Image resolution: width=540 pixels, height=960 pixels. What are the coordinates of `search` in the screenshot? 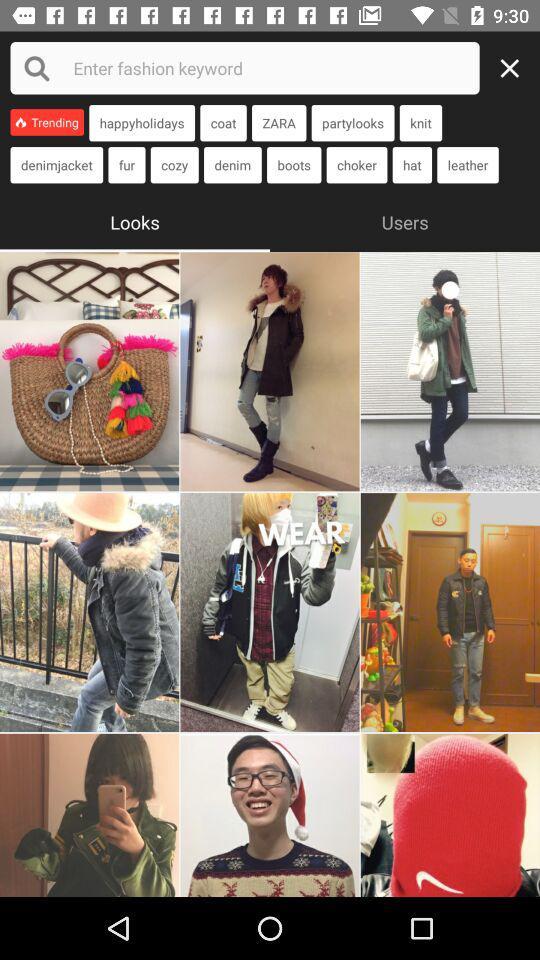 It's located at (515, 68).